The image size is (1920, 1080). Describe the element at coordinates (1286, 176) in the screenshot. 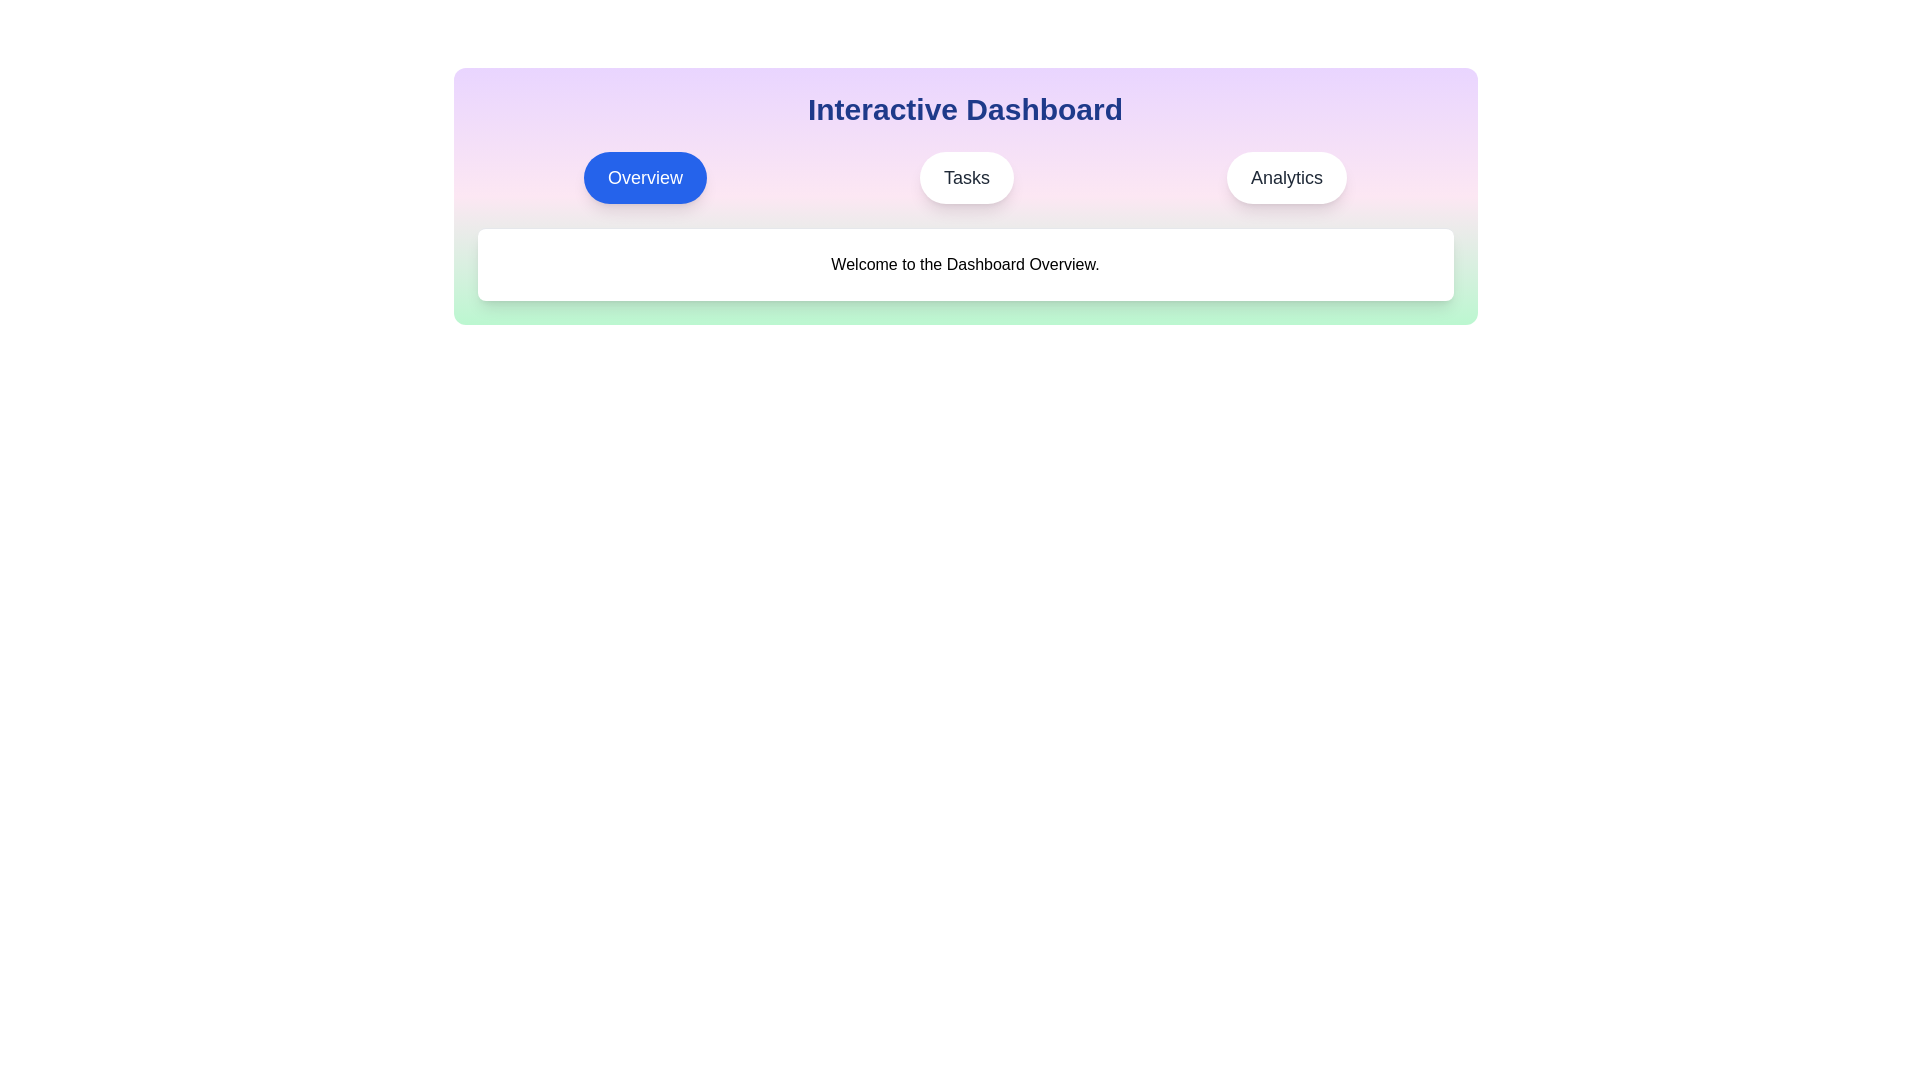

I see `the tab labeled Analytics` at that location.